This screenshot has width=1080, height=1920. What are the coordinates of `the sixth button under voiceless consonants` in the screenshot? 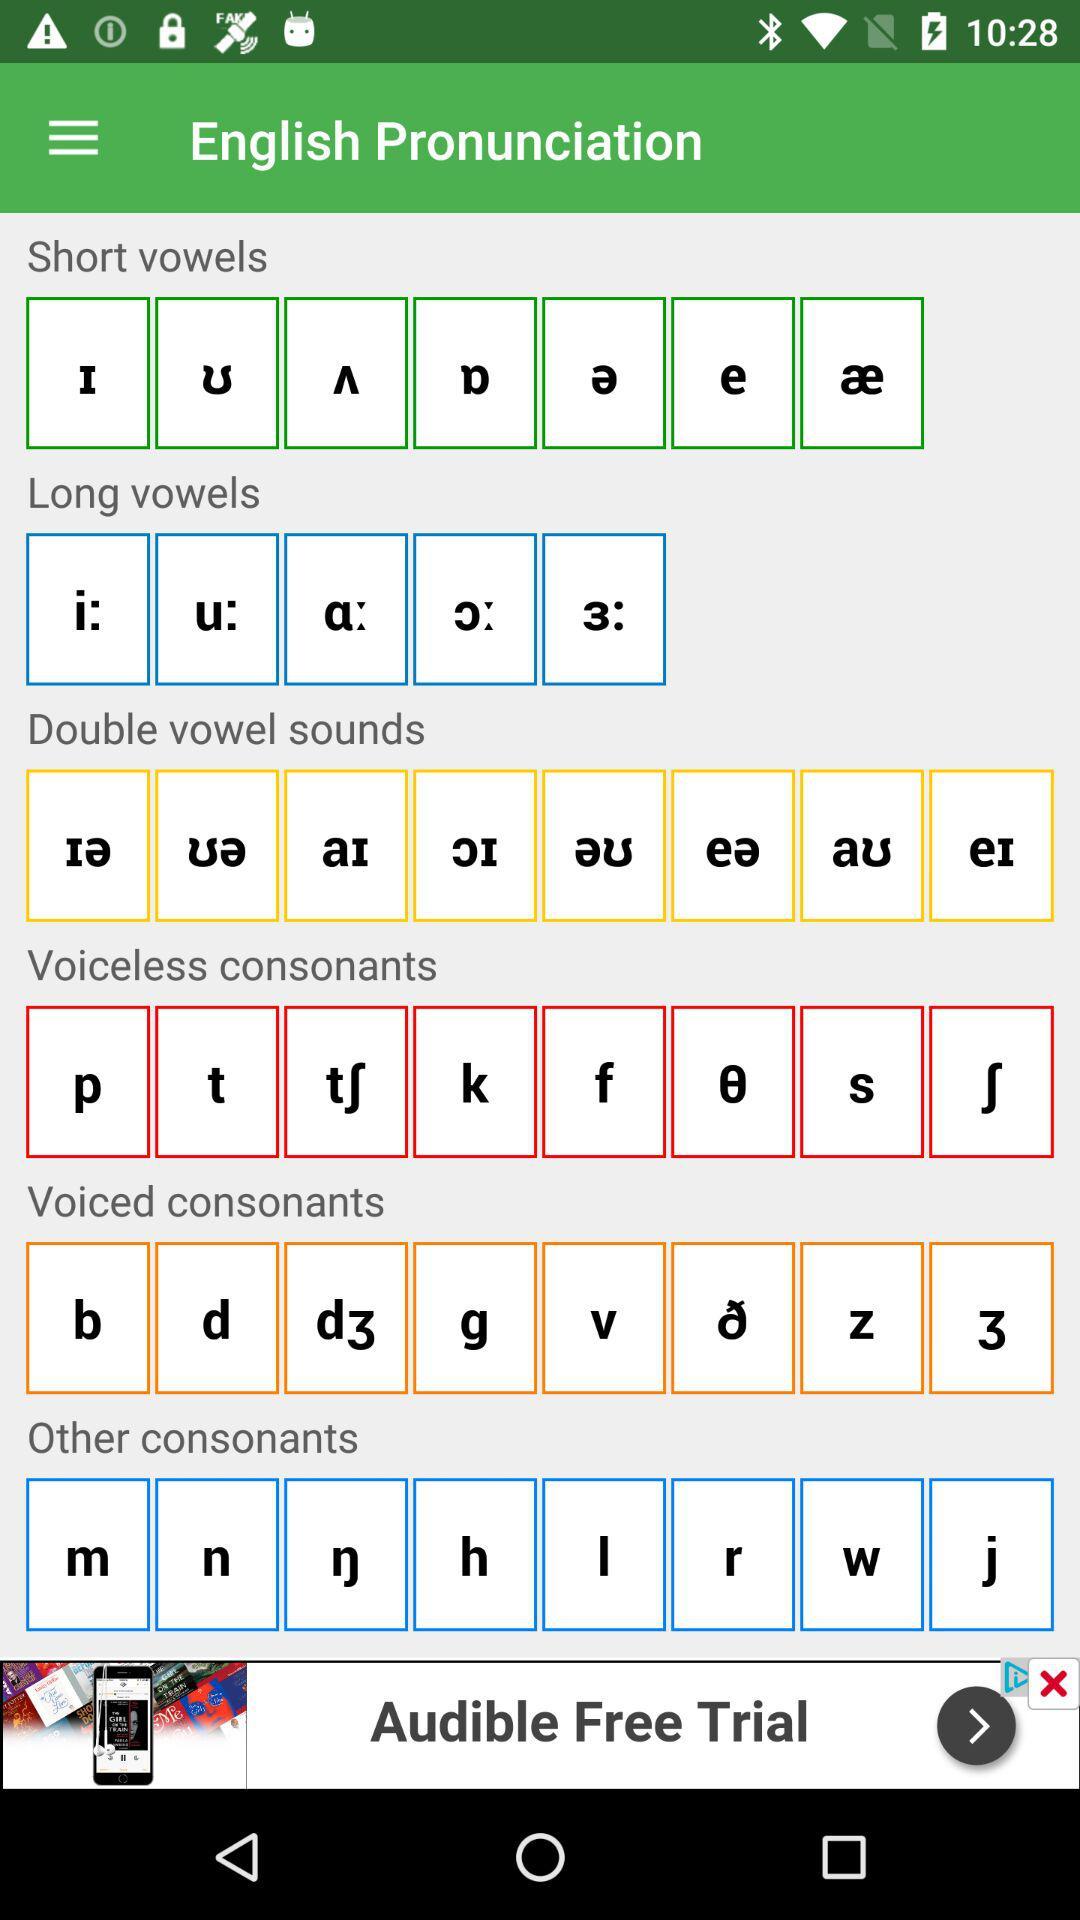 It's located at (732, 1318).